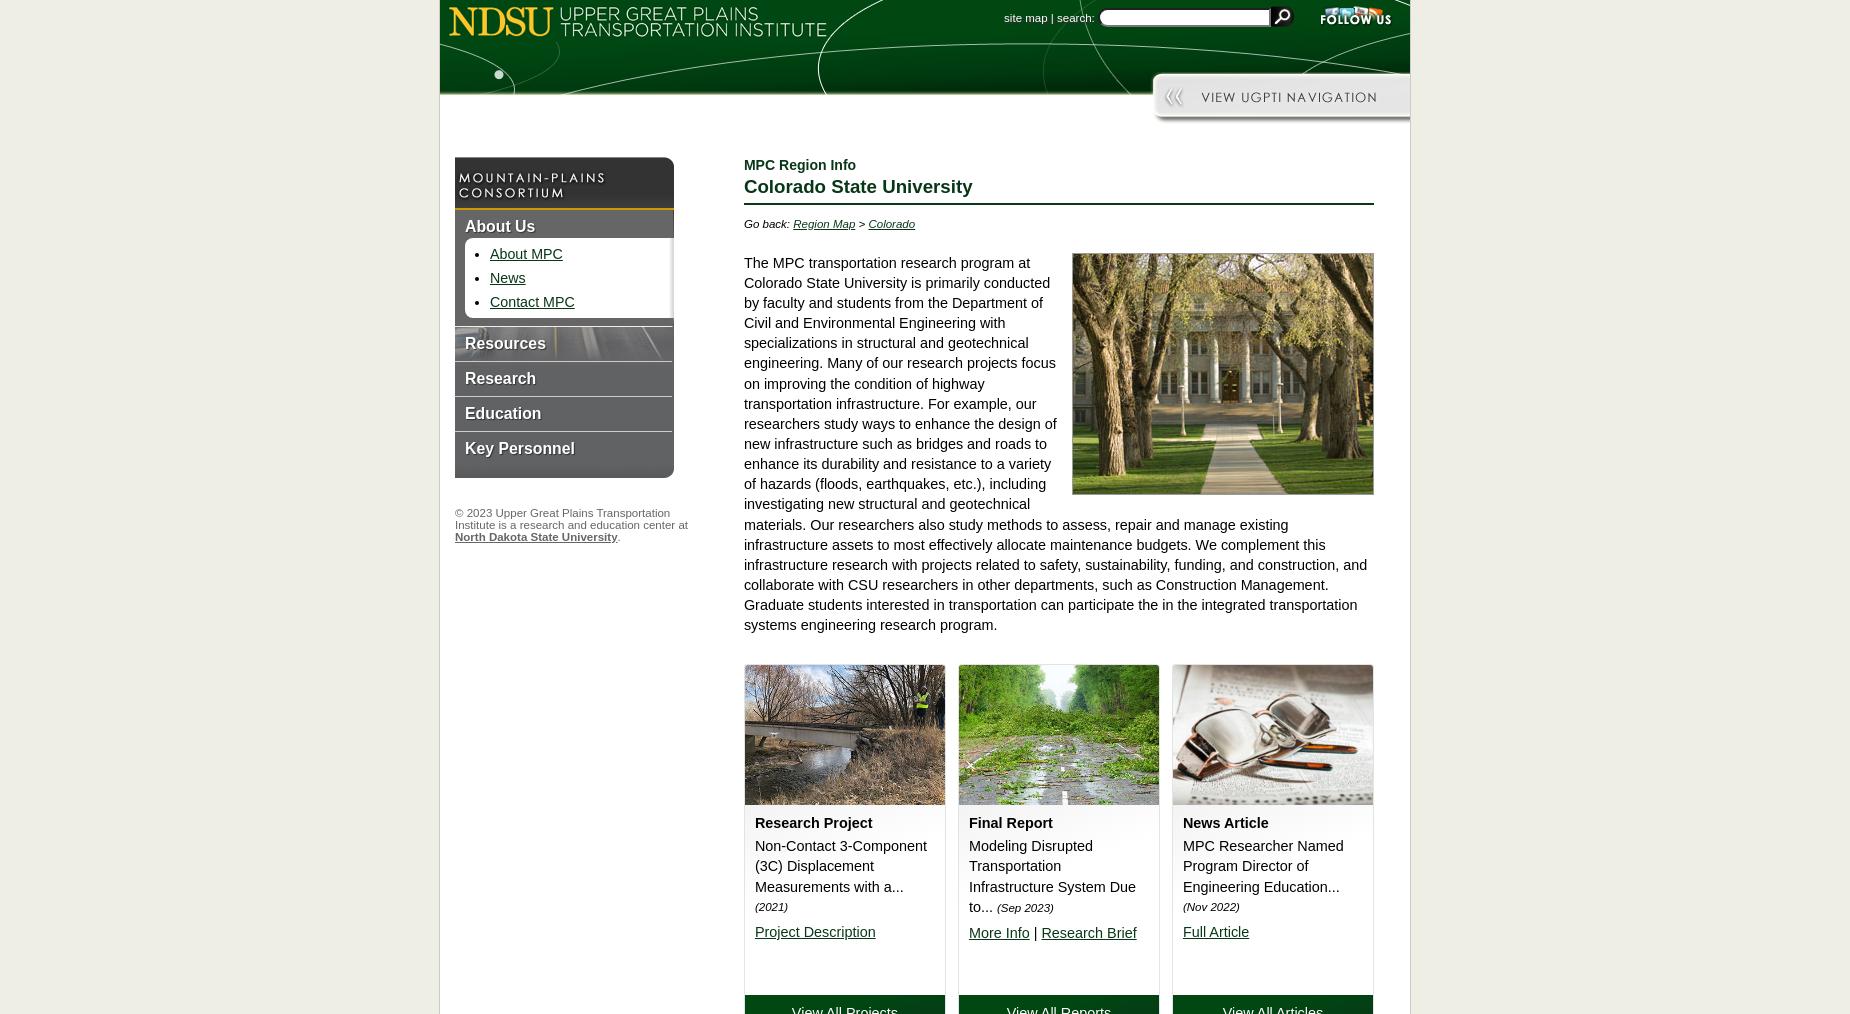 The image size is (1850, 1014). I want to click on 'Region Map', so click(823, 221).